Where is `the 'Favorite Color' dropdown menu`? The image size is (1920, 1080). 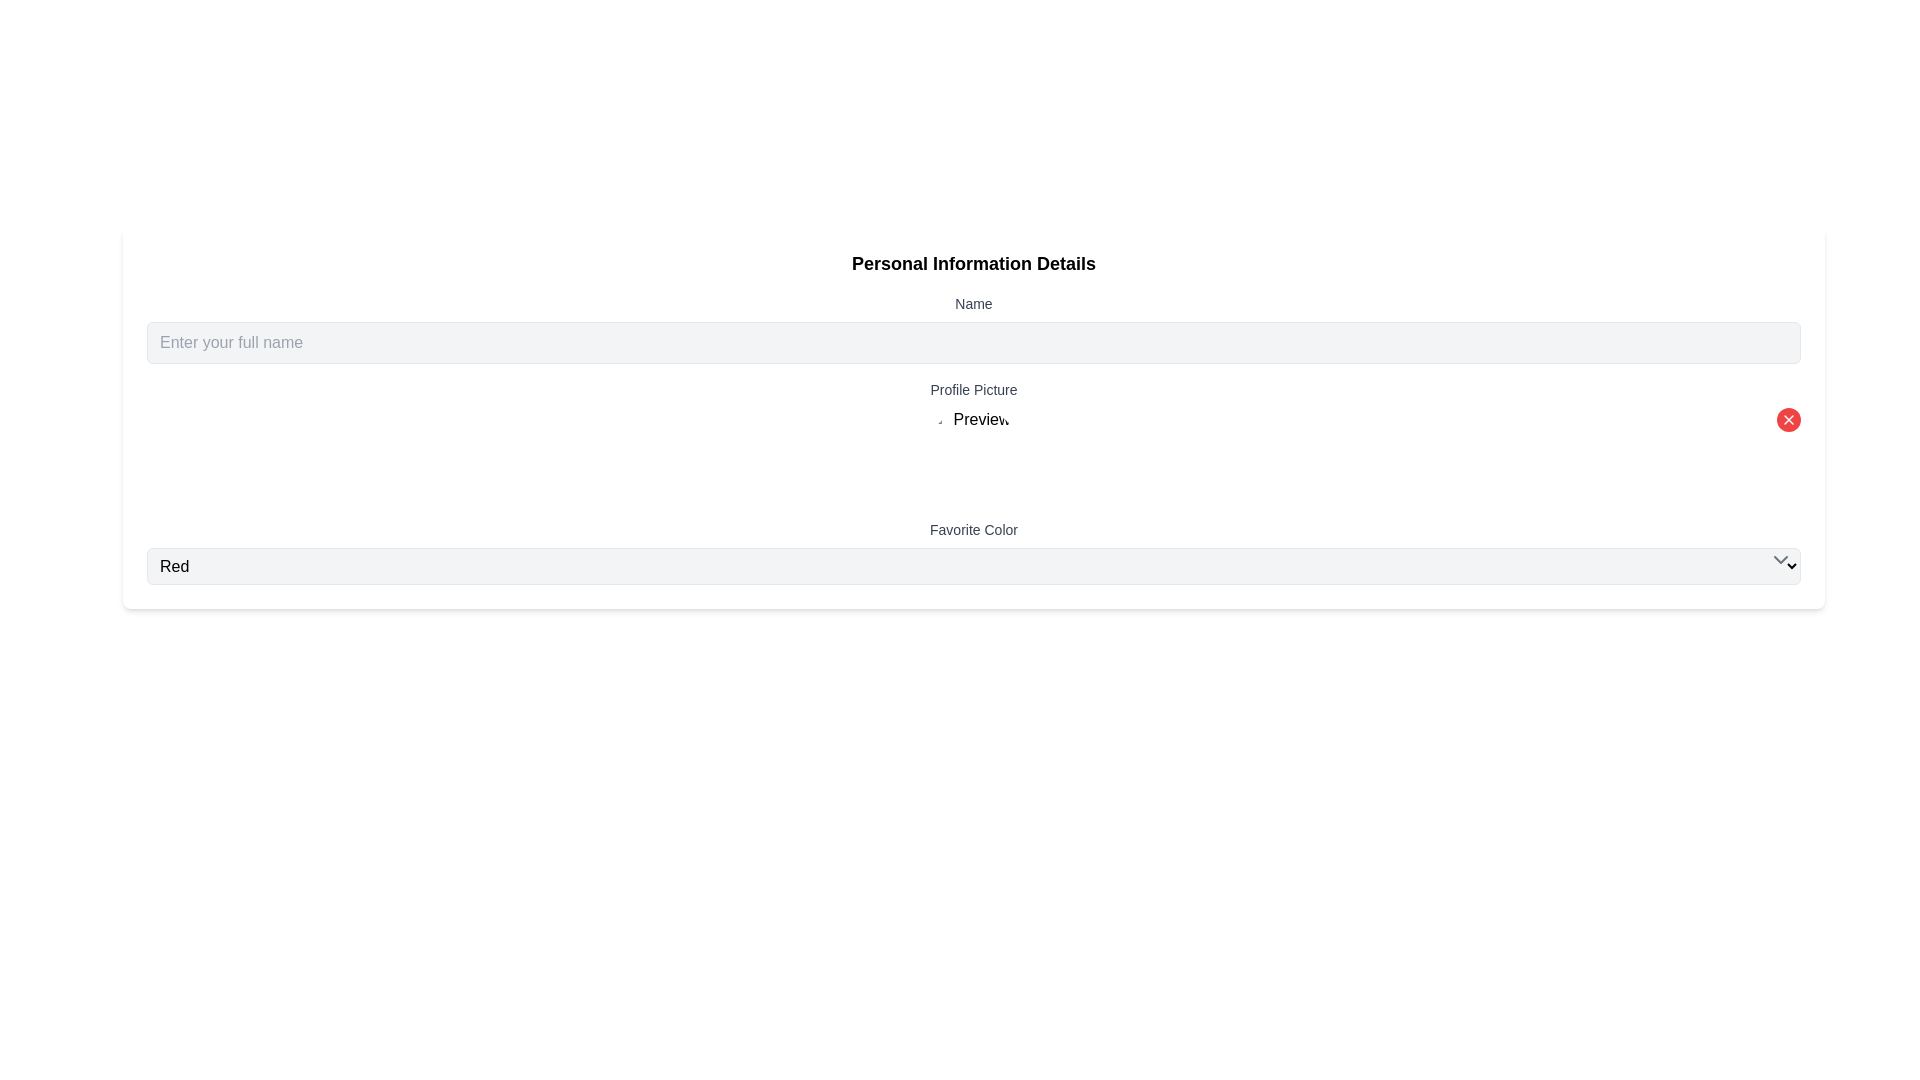 the 'Favorite Color' dropdown menu is located at coordinates (974, 552).